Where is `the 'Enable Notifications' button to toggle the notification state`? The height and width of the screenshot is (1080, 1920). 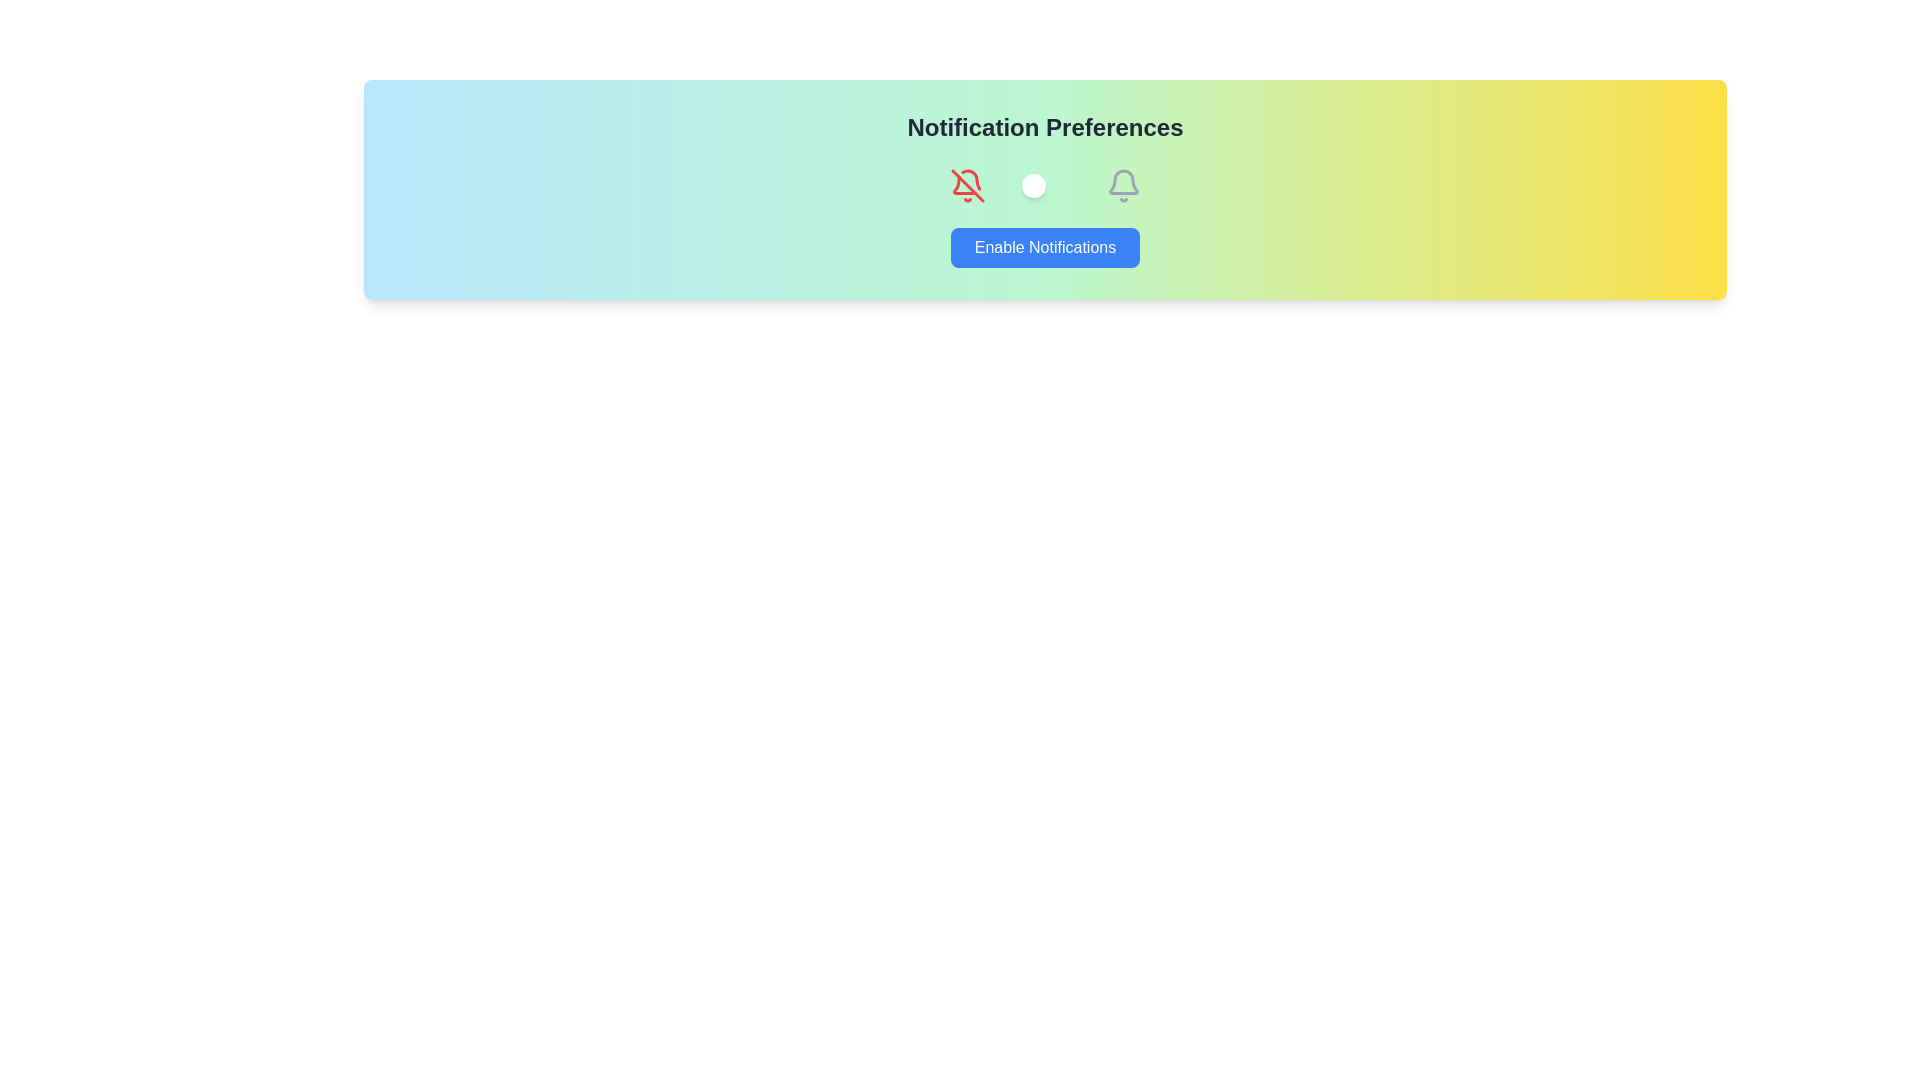 the 'Enable Notifications' button to toggle the notification state is located at coordinates (1044, 246).